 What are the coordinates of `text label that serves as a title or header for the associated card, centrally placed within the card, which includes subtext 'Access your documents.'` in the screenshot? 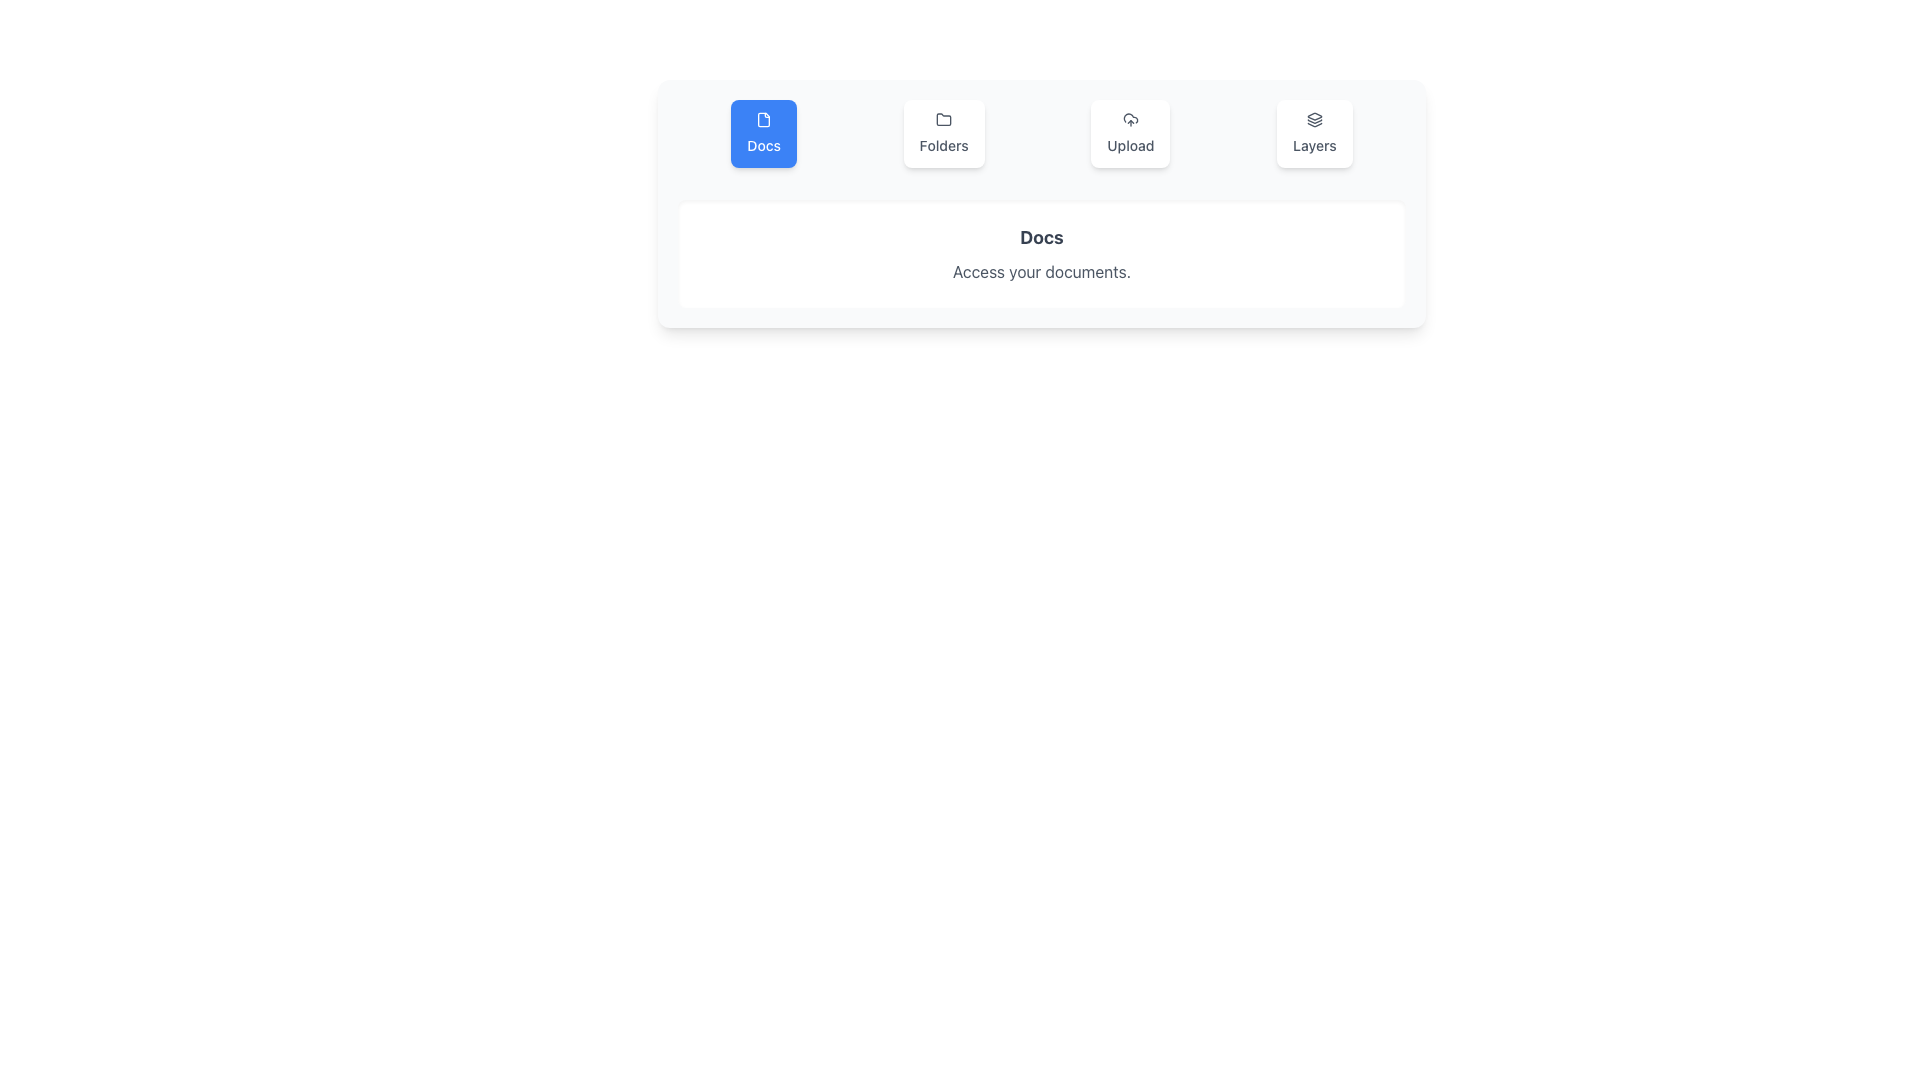 It's located at (1040, 237).